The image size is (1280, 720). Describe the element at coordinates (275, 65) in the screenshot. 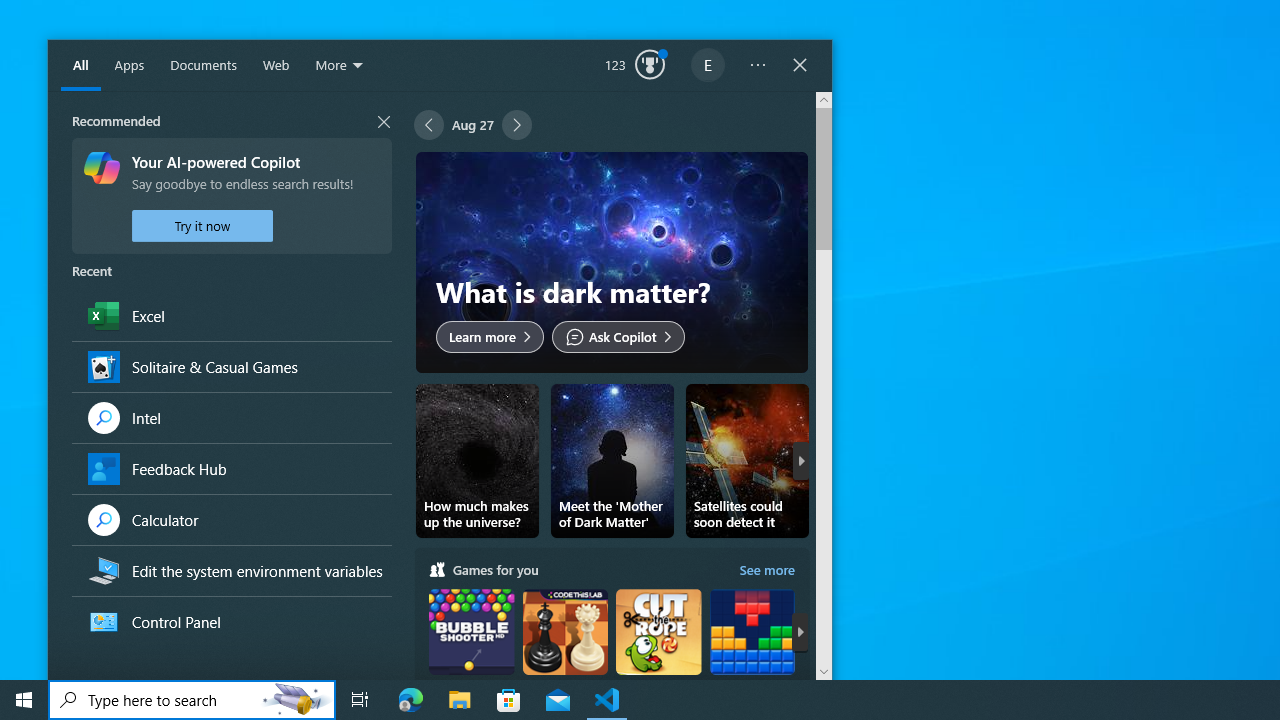

I see `'Web'` at that location.